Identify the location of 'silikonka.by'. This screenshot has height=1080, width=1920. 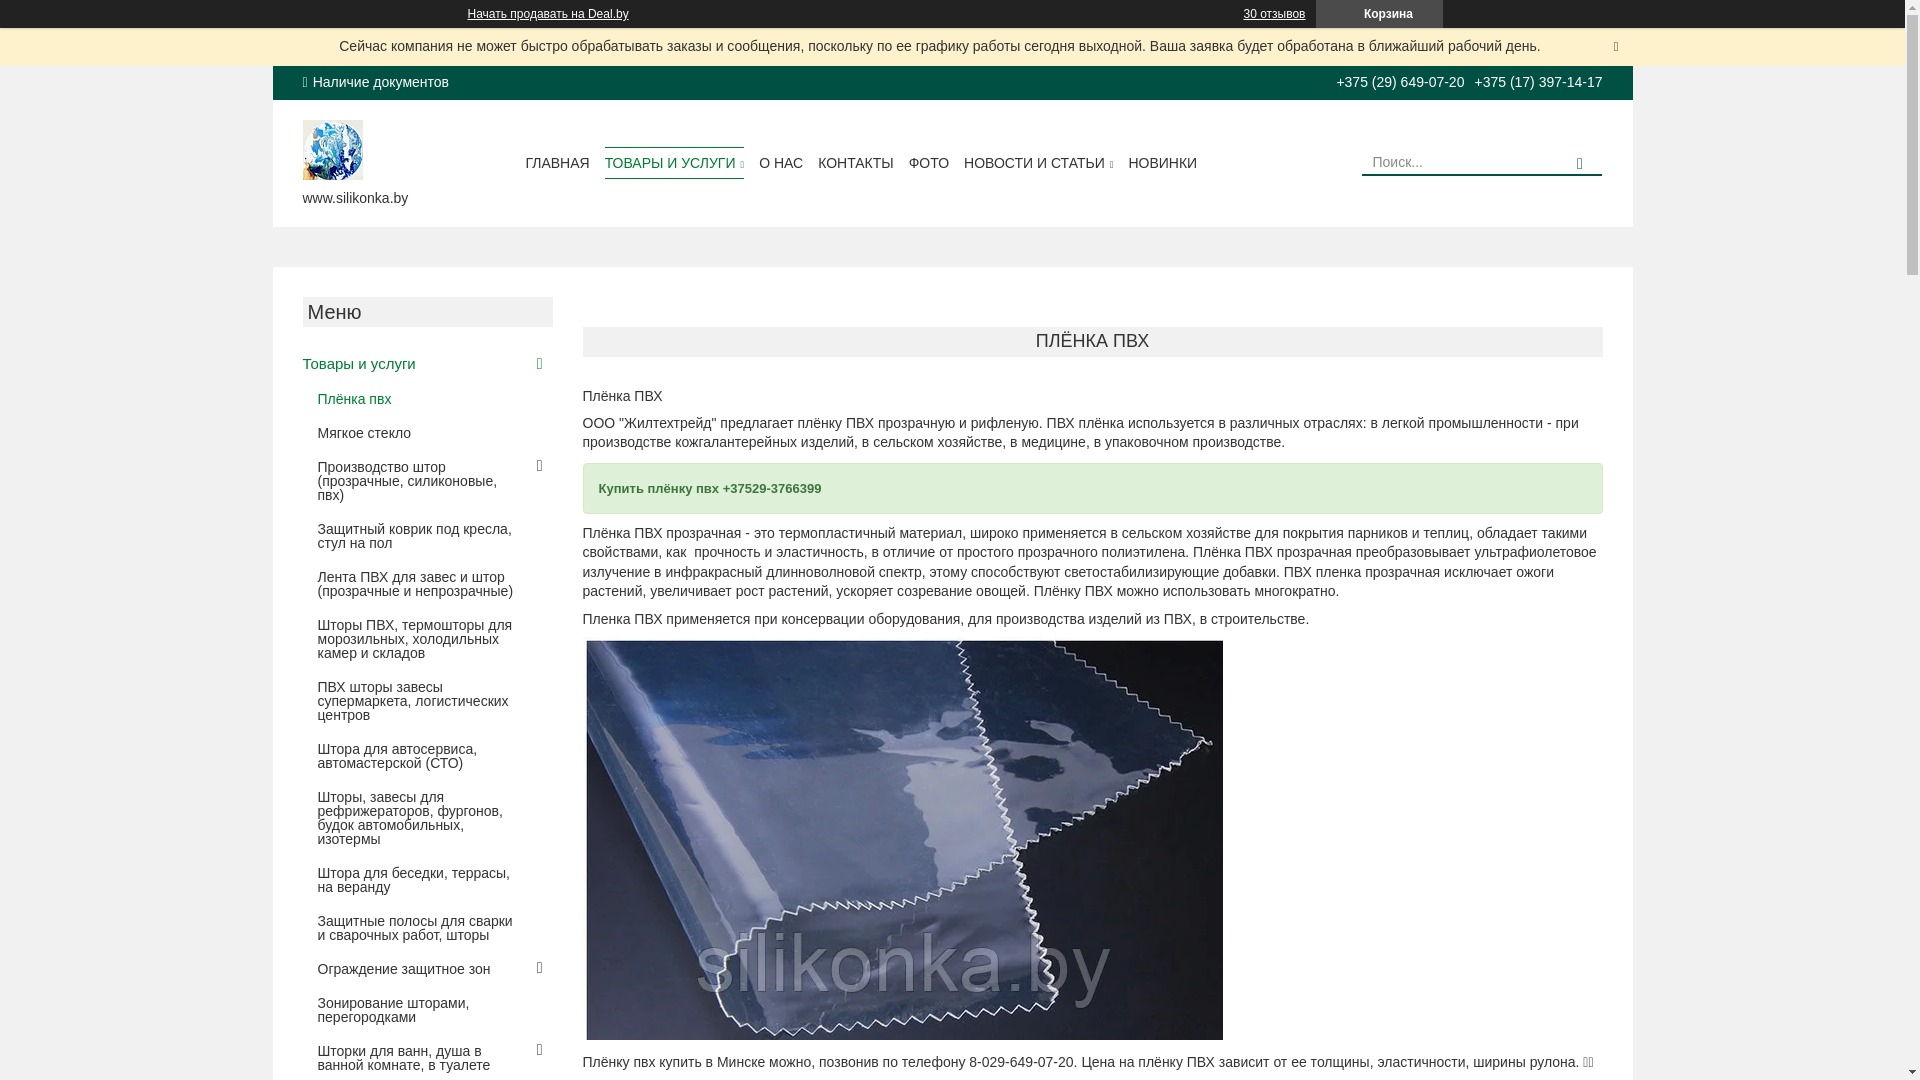
(301, 146).